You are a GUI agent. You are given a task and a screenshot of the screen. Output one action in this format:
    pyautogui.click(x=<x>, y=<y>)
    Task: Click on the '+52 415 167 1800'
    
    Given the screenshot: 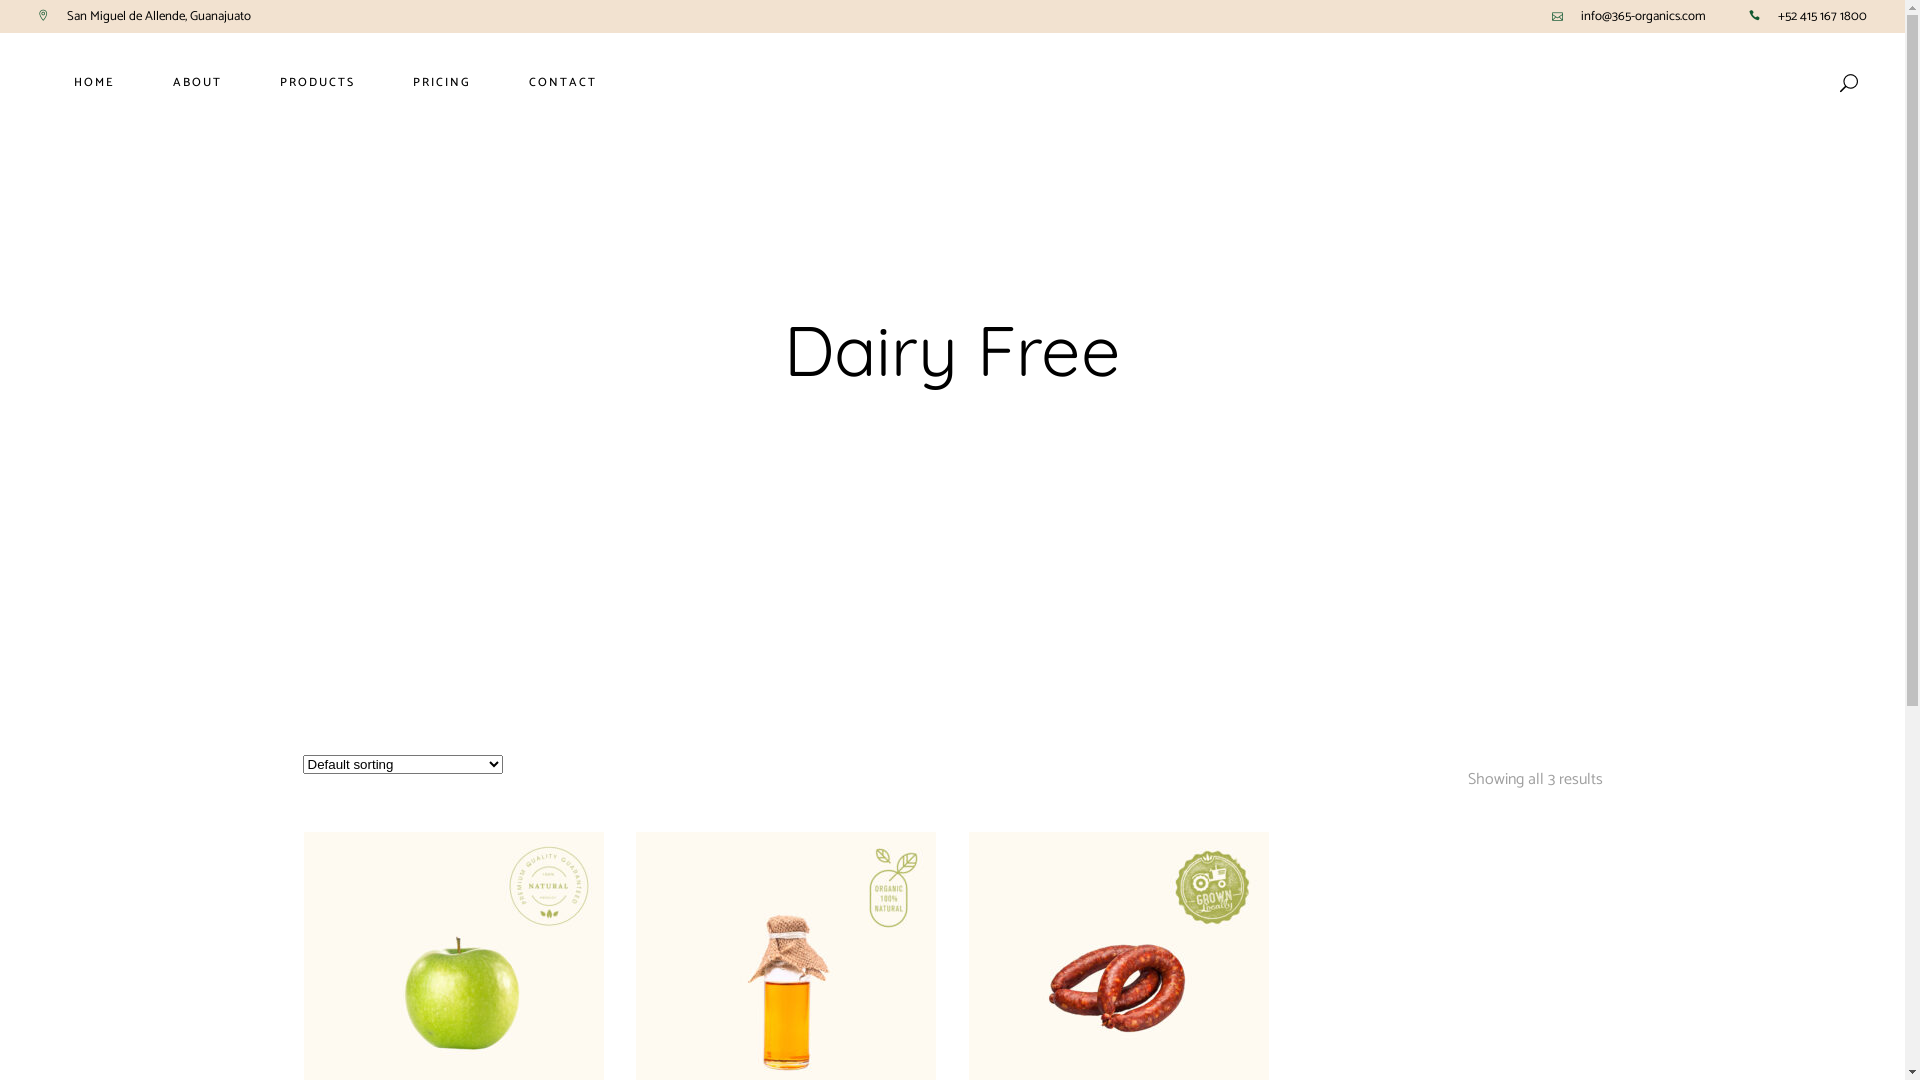 What is the action you would take?
    pyautogui.click(x=1822, y=16)
    